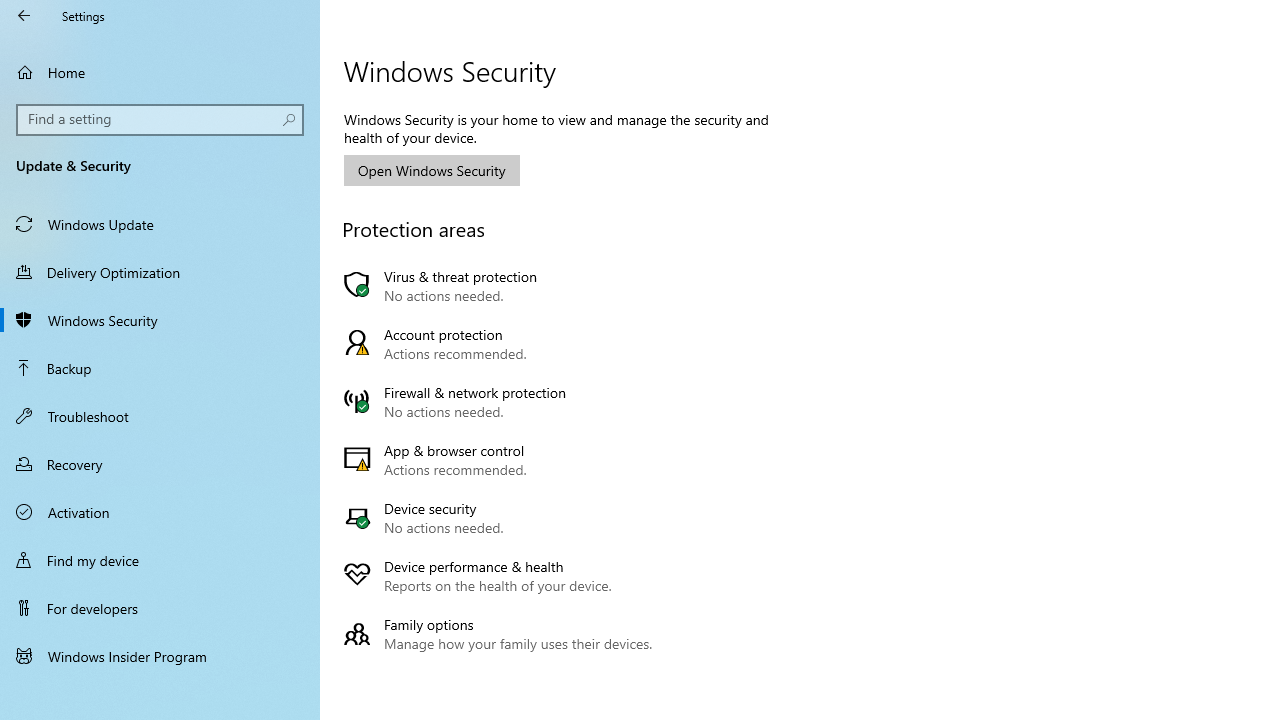 This screenshot has width=1280, height=720. What do you see at coordinates (160, 607) in the screenshot?
I see `'For developers'` at bounding box center [160, 607].